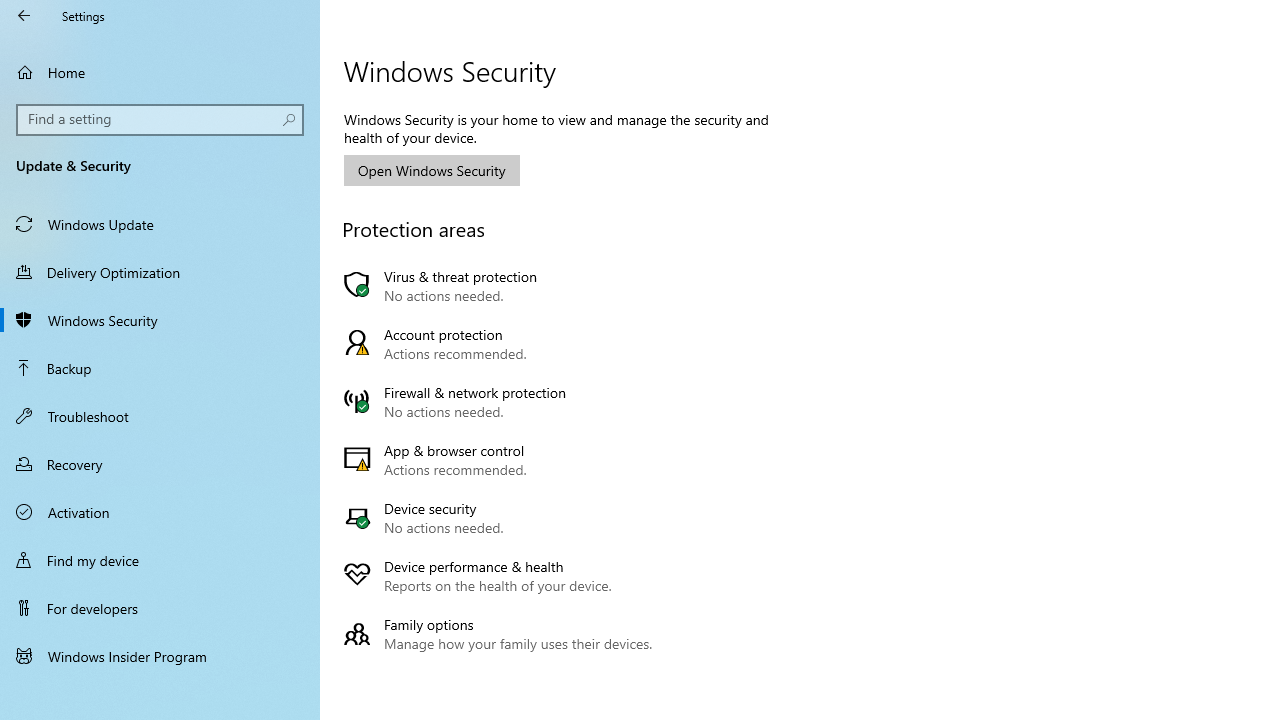 This screenshot has width=1280, height=720. What do you see at coordinates (160, 607) in the screenshot?
I see `'For developers'` at bounding box center [160, 607].